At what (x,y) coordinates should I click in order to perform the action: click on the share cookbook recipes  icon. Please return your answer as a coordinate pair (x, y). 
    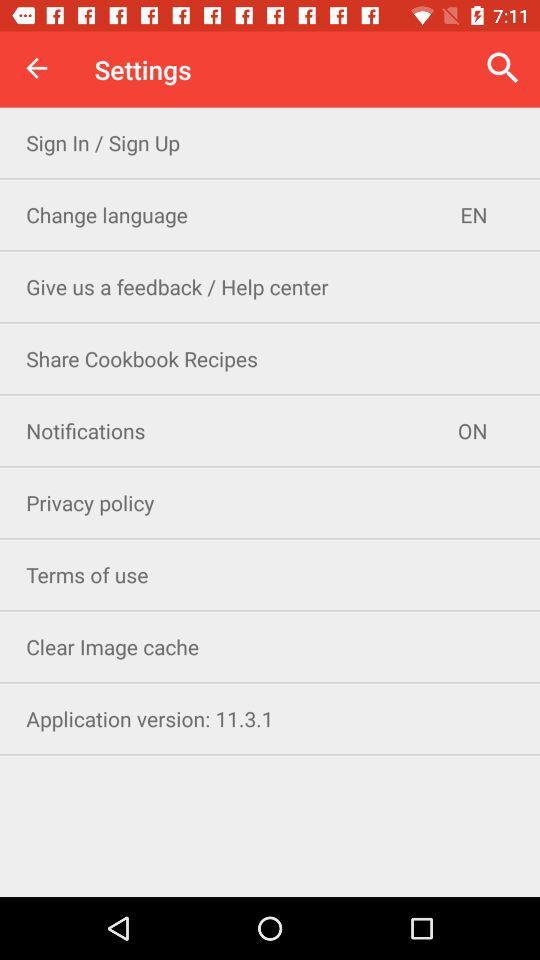
    Looking at the image, I should click on (270, 358).